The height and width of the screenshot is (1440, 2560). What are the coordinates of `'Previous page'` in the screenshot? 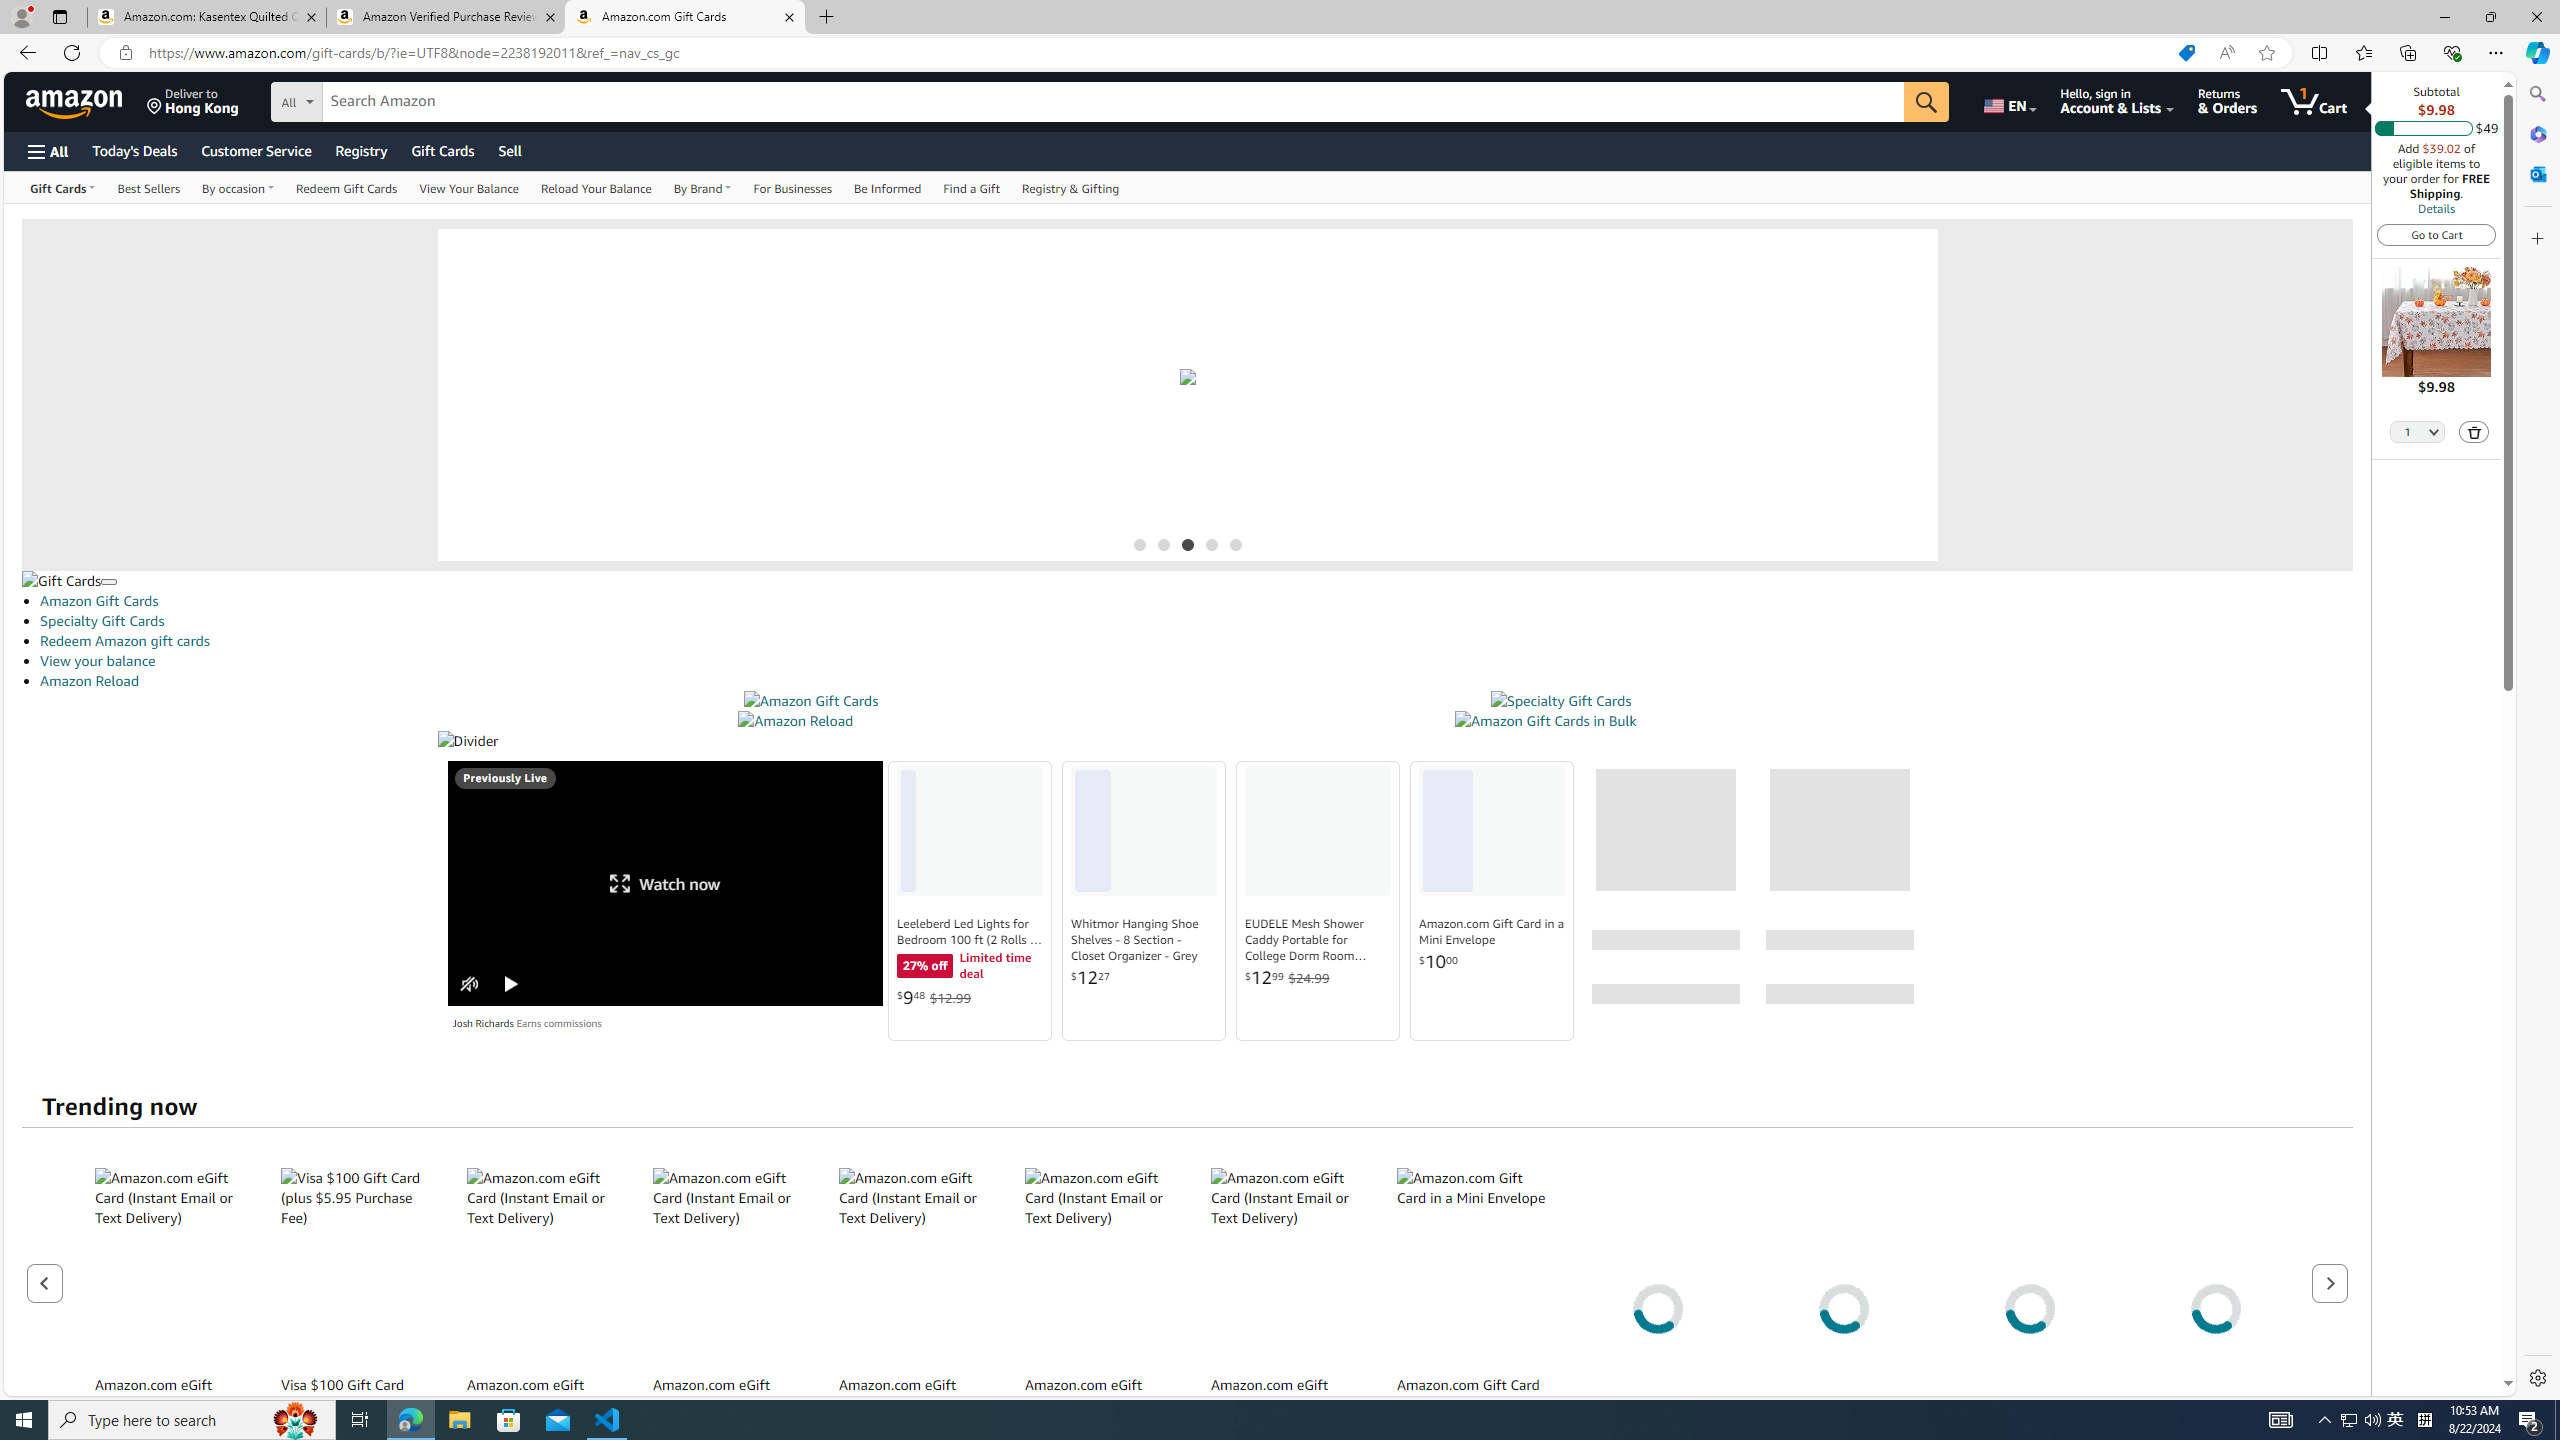 It's located at (45, 1282).